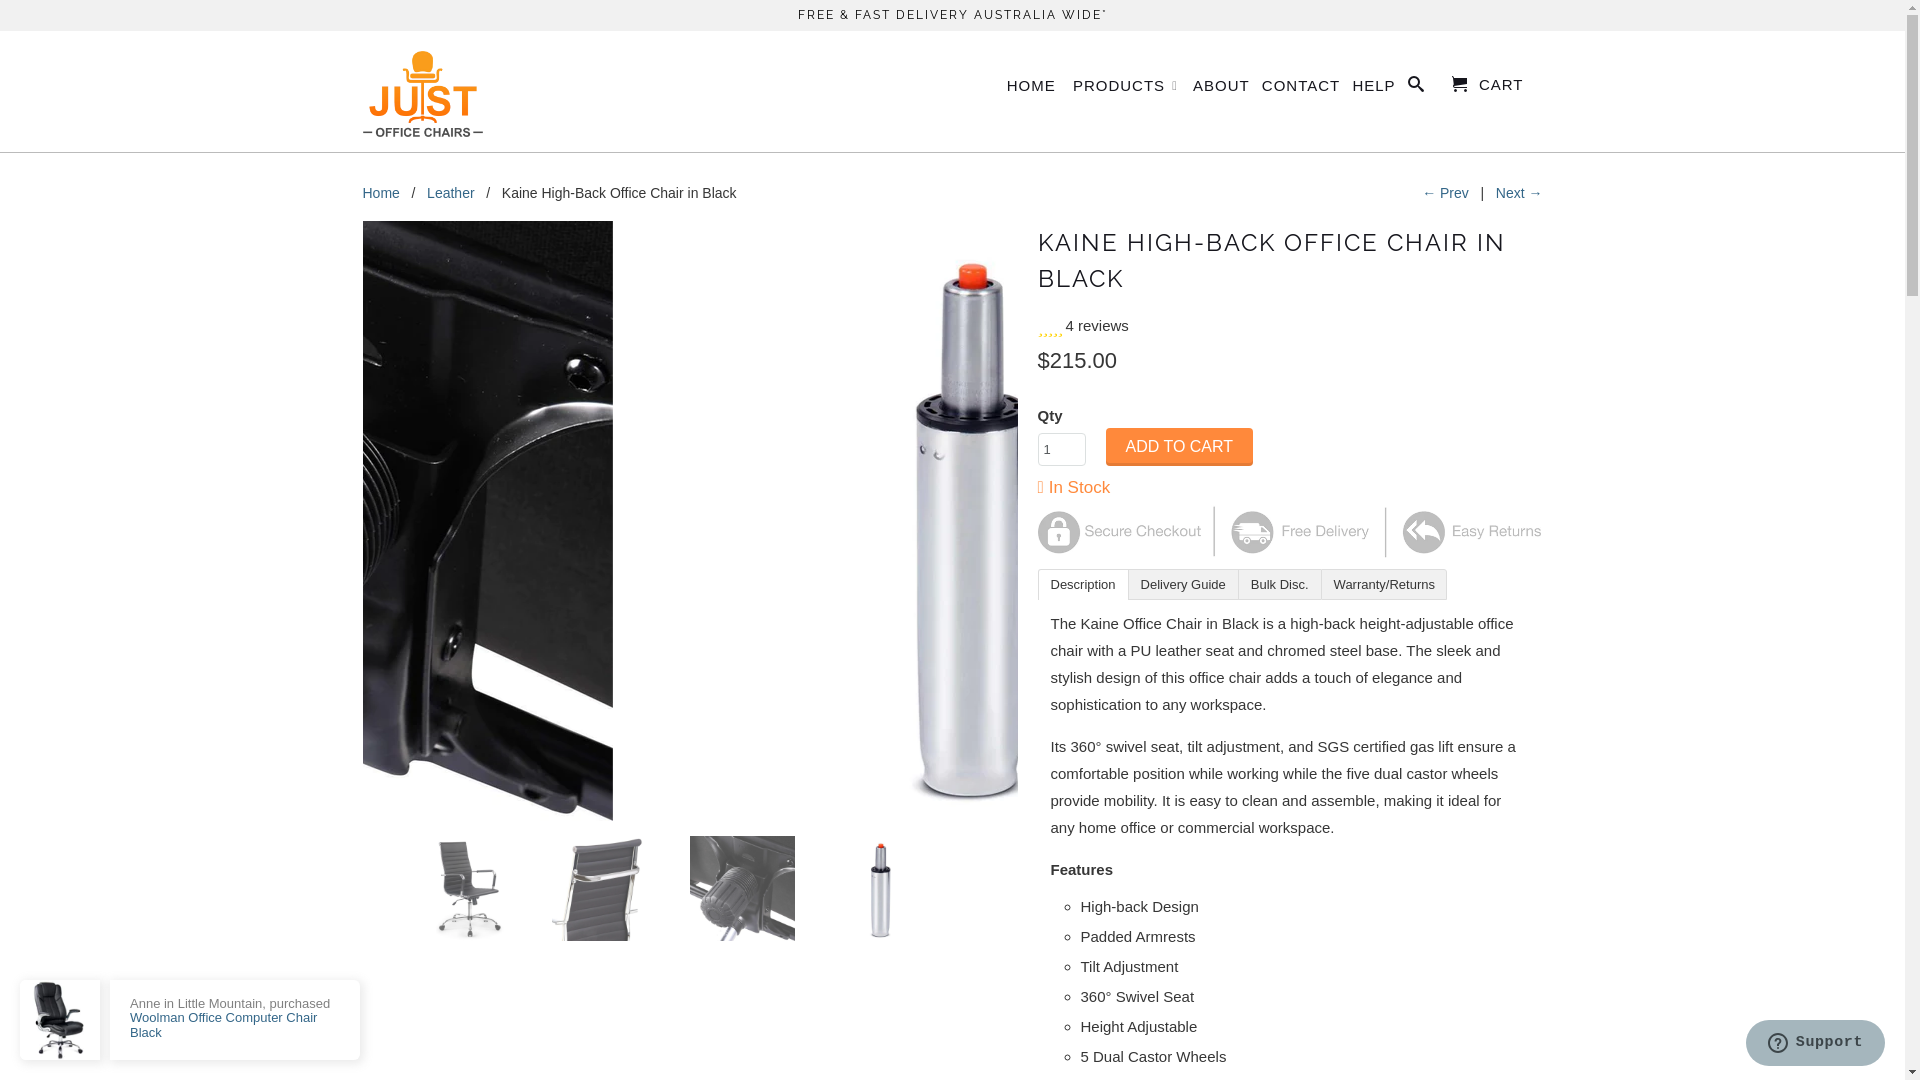 The width and height of the screenshot is (1920, 1080). I want to click on 'Search', so click(1406, 87).